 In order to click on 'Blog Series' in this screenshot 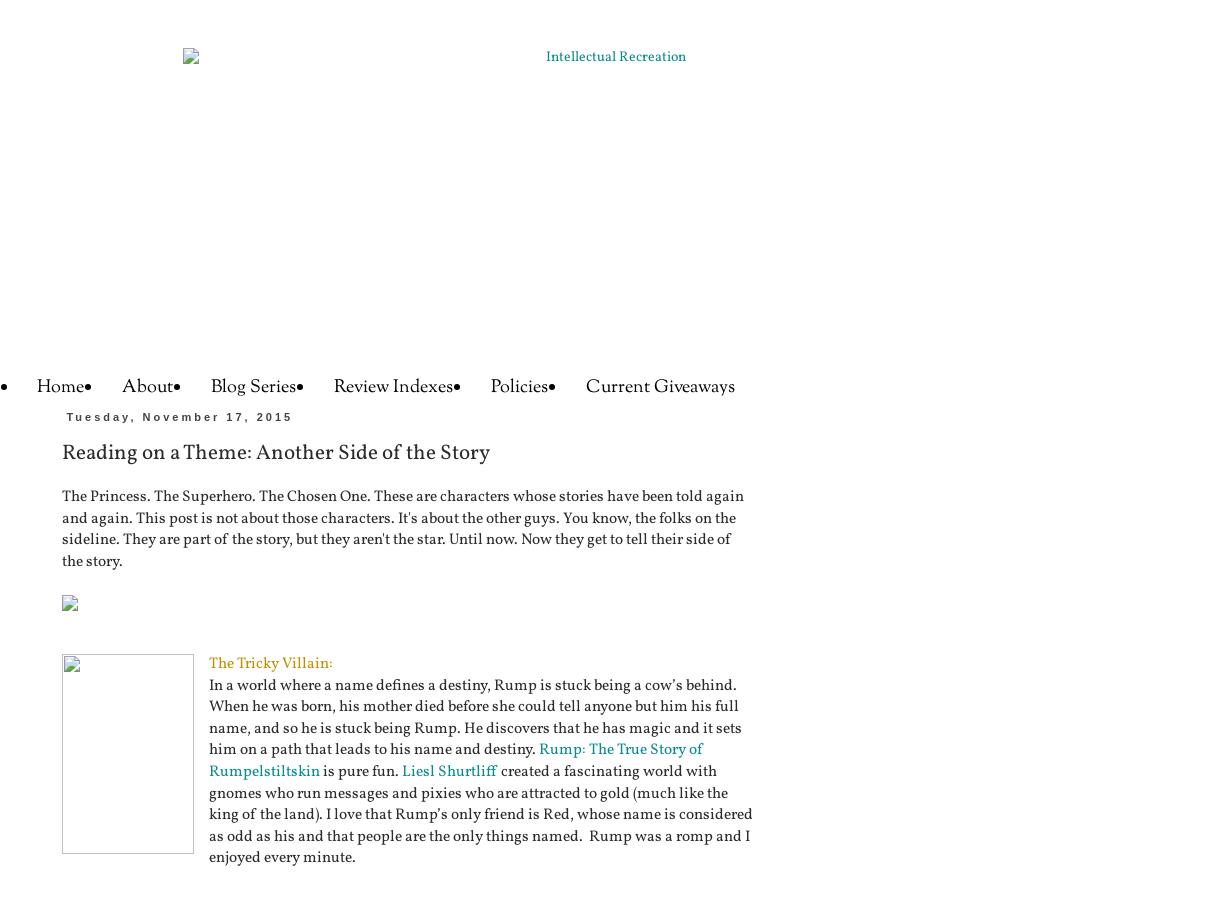, I will do `click(253, 386)`.